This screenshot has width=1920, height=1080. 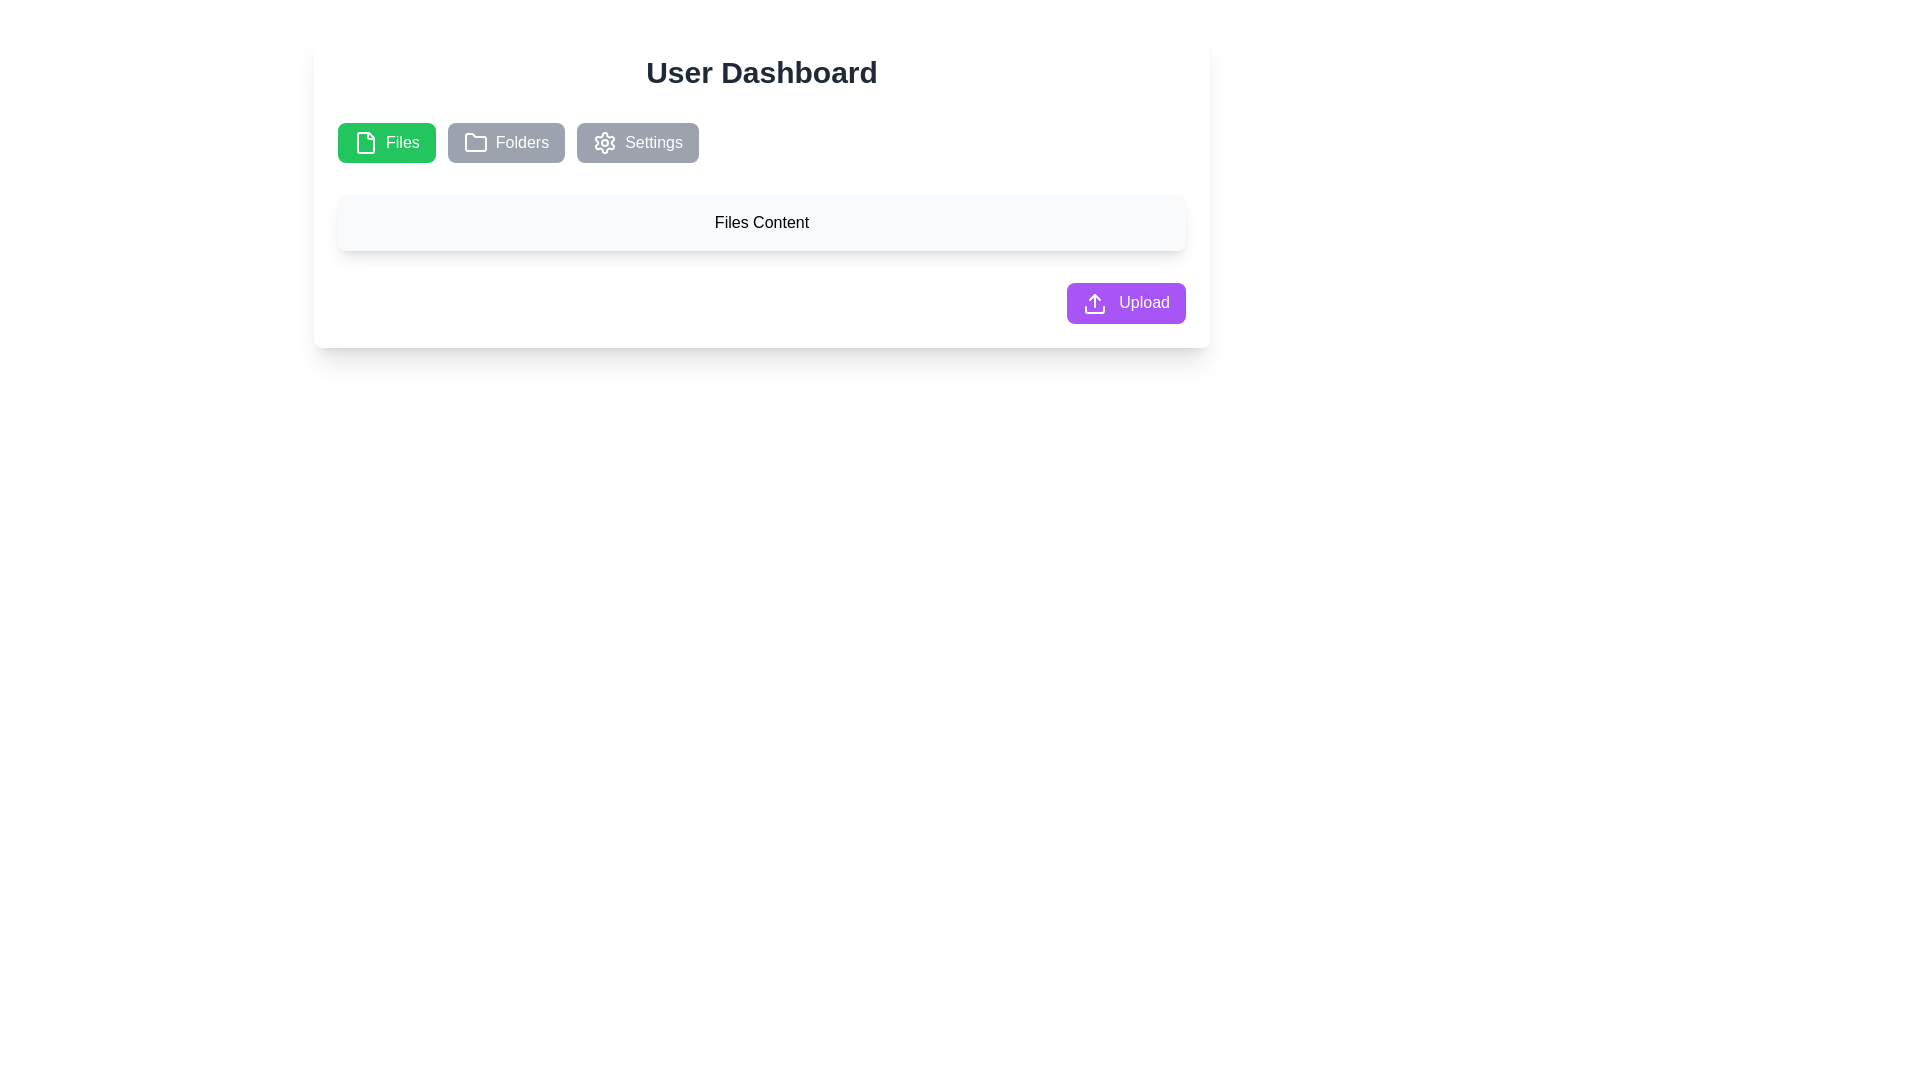 What do you see at coordinates (637, 141) in the screenshot?
I see `the 'Settings' button, which is the third button in a group of three, having a gray background and a gear icon to the left of the text, to observe the hover effects` at bounding box center [637, 141].